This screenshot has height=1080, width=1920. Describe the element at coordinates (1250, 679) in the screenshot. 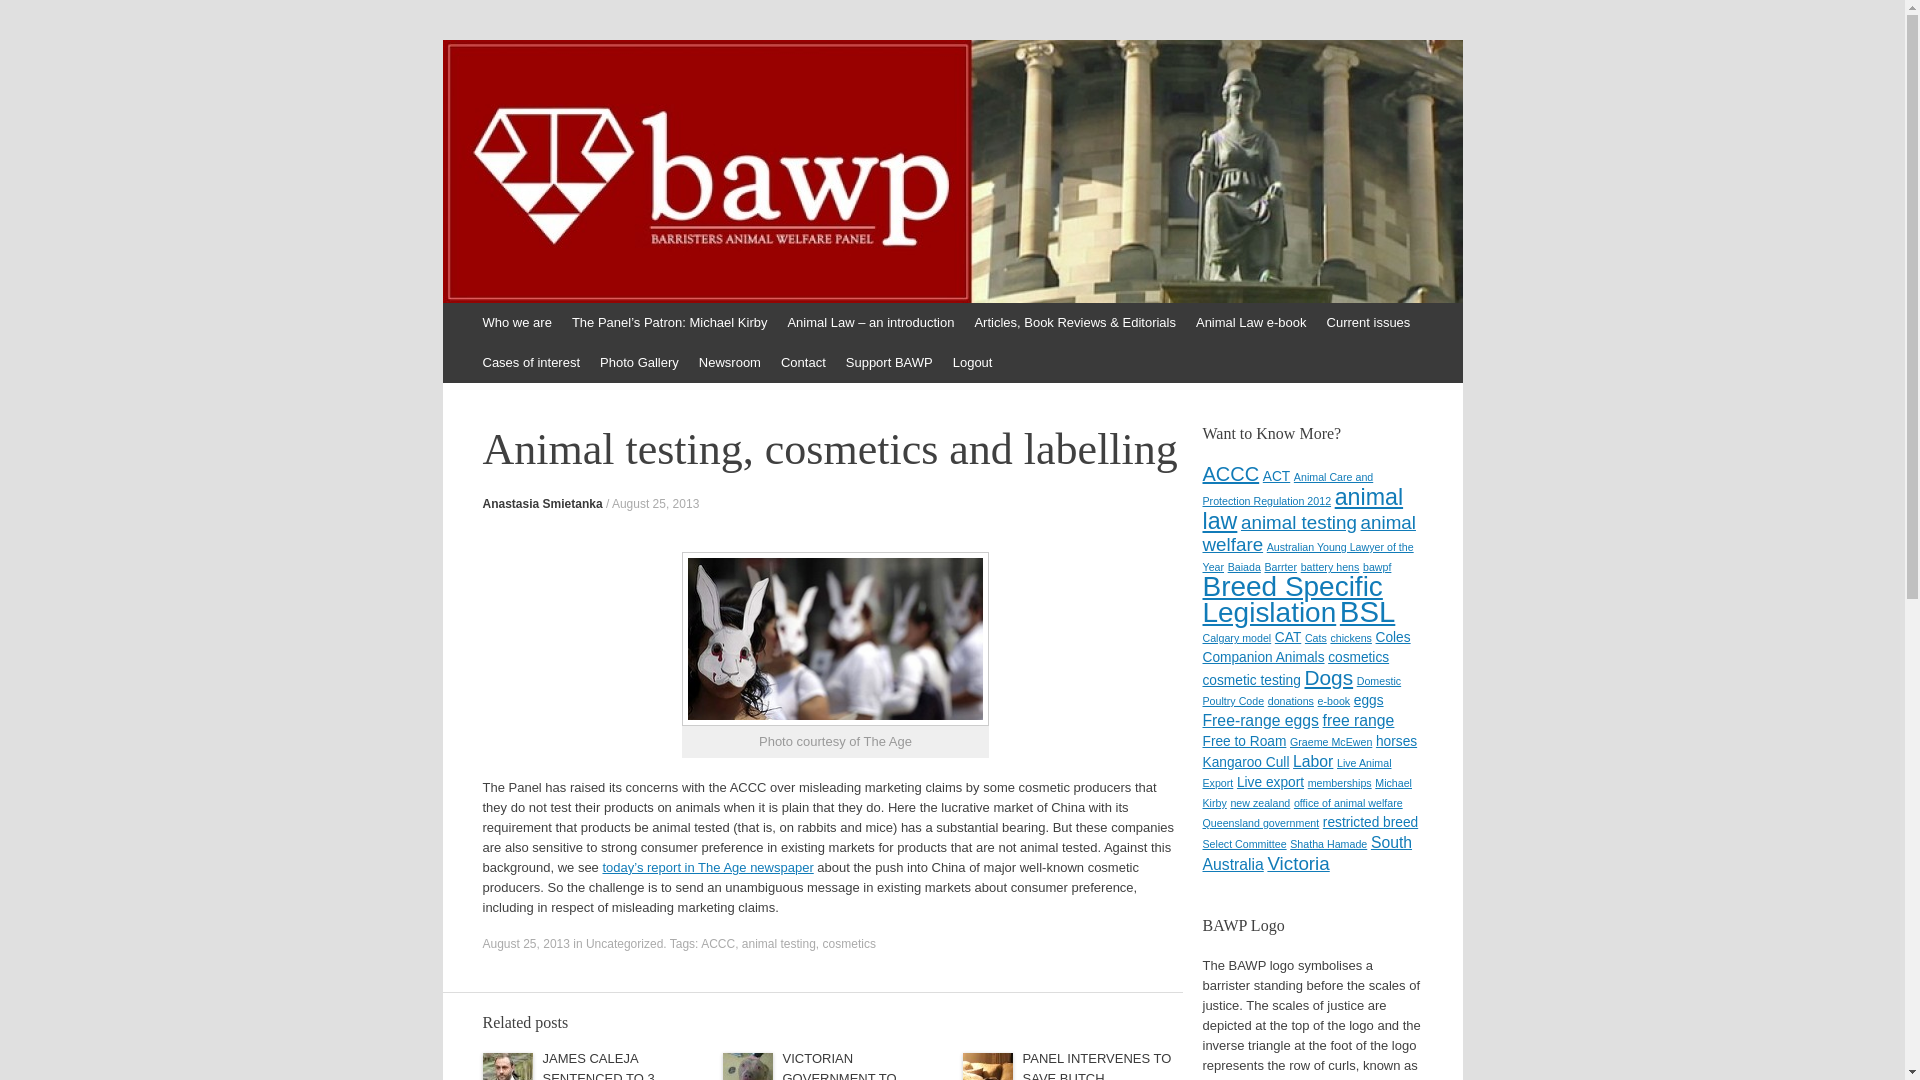

I see `'cosmetic testing'` at that location.